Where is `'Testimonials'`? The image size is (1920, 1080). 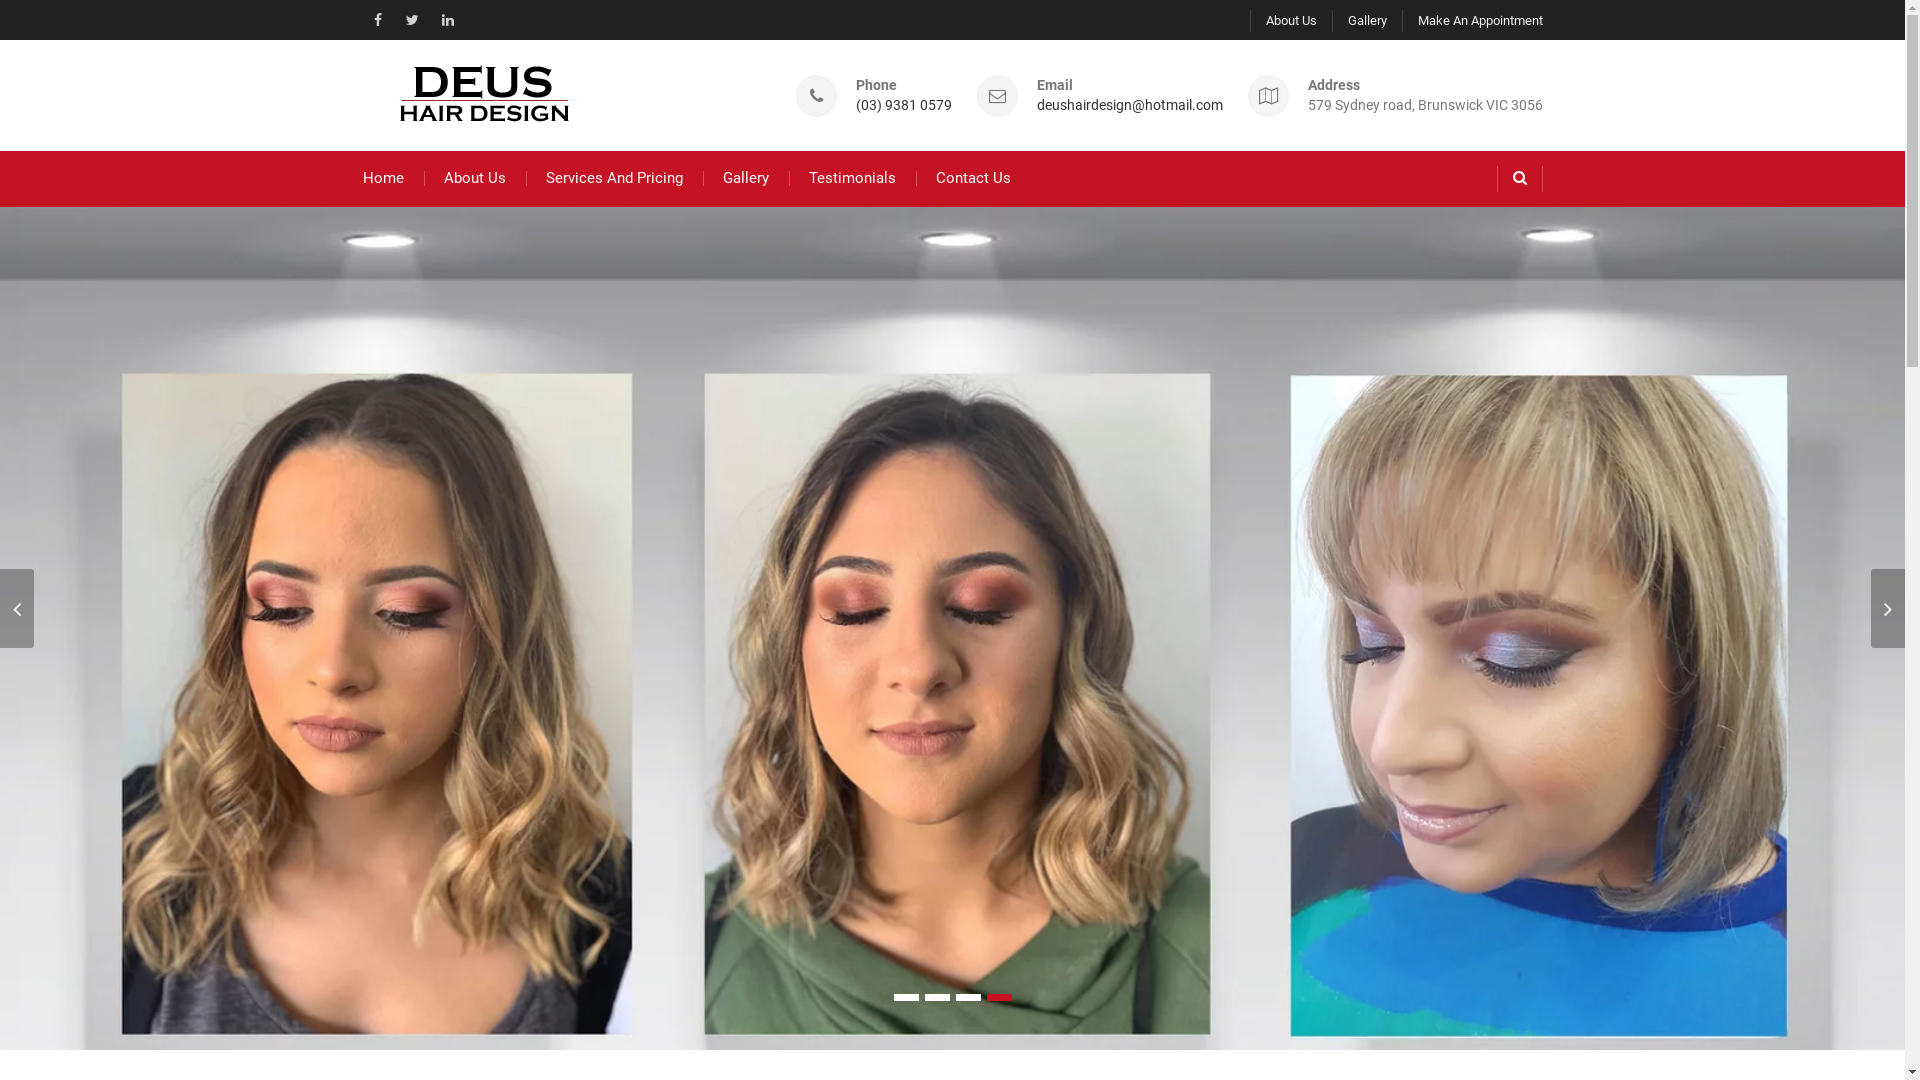
'Testimonials' is located at coordinates (851, 177).